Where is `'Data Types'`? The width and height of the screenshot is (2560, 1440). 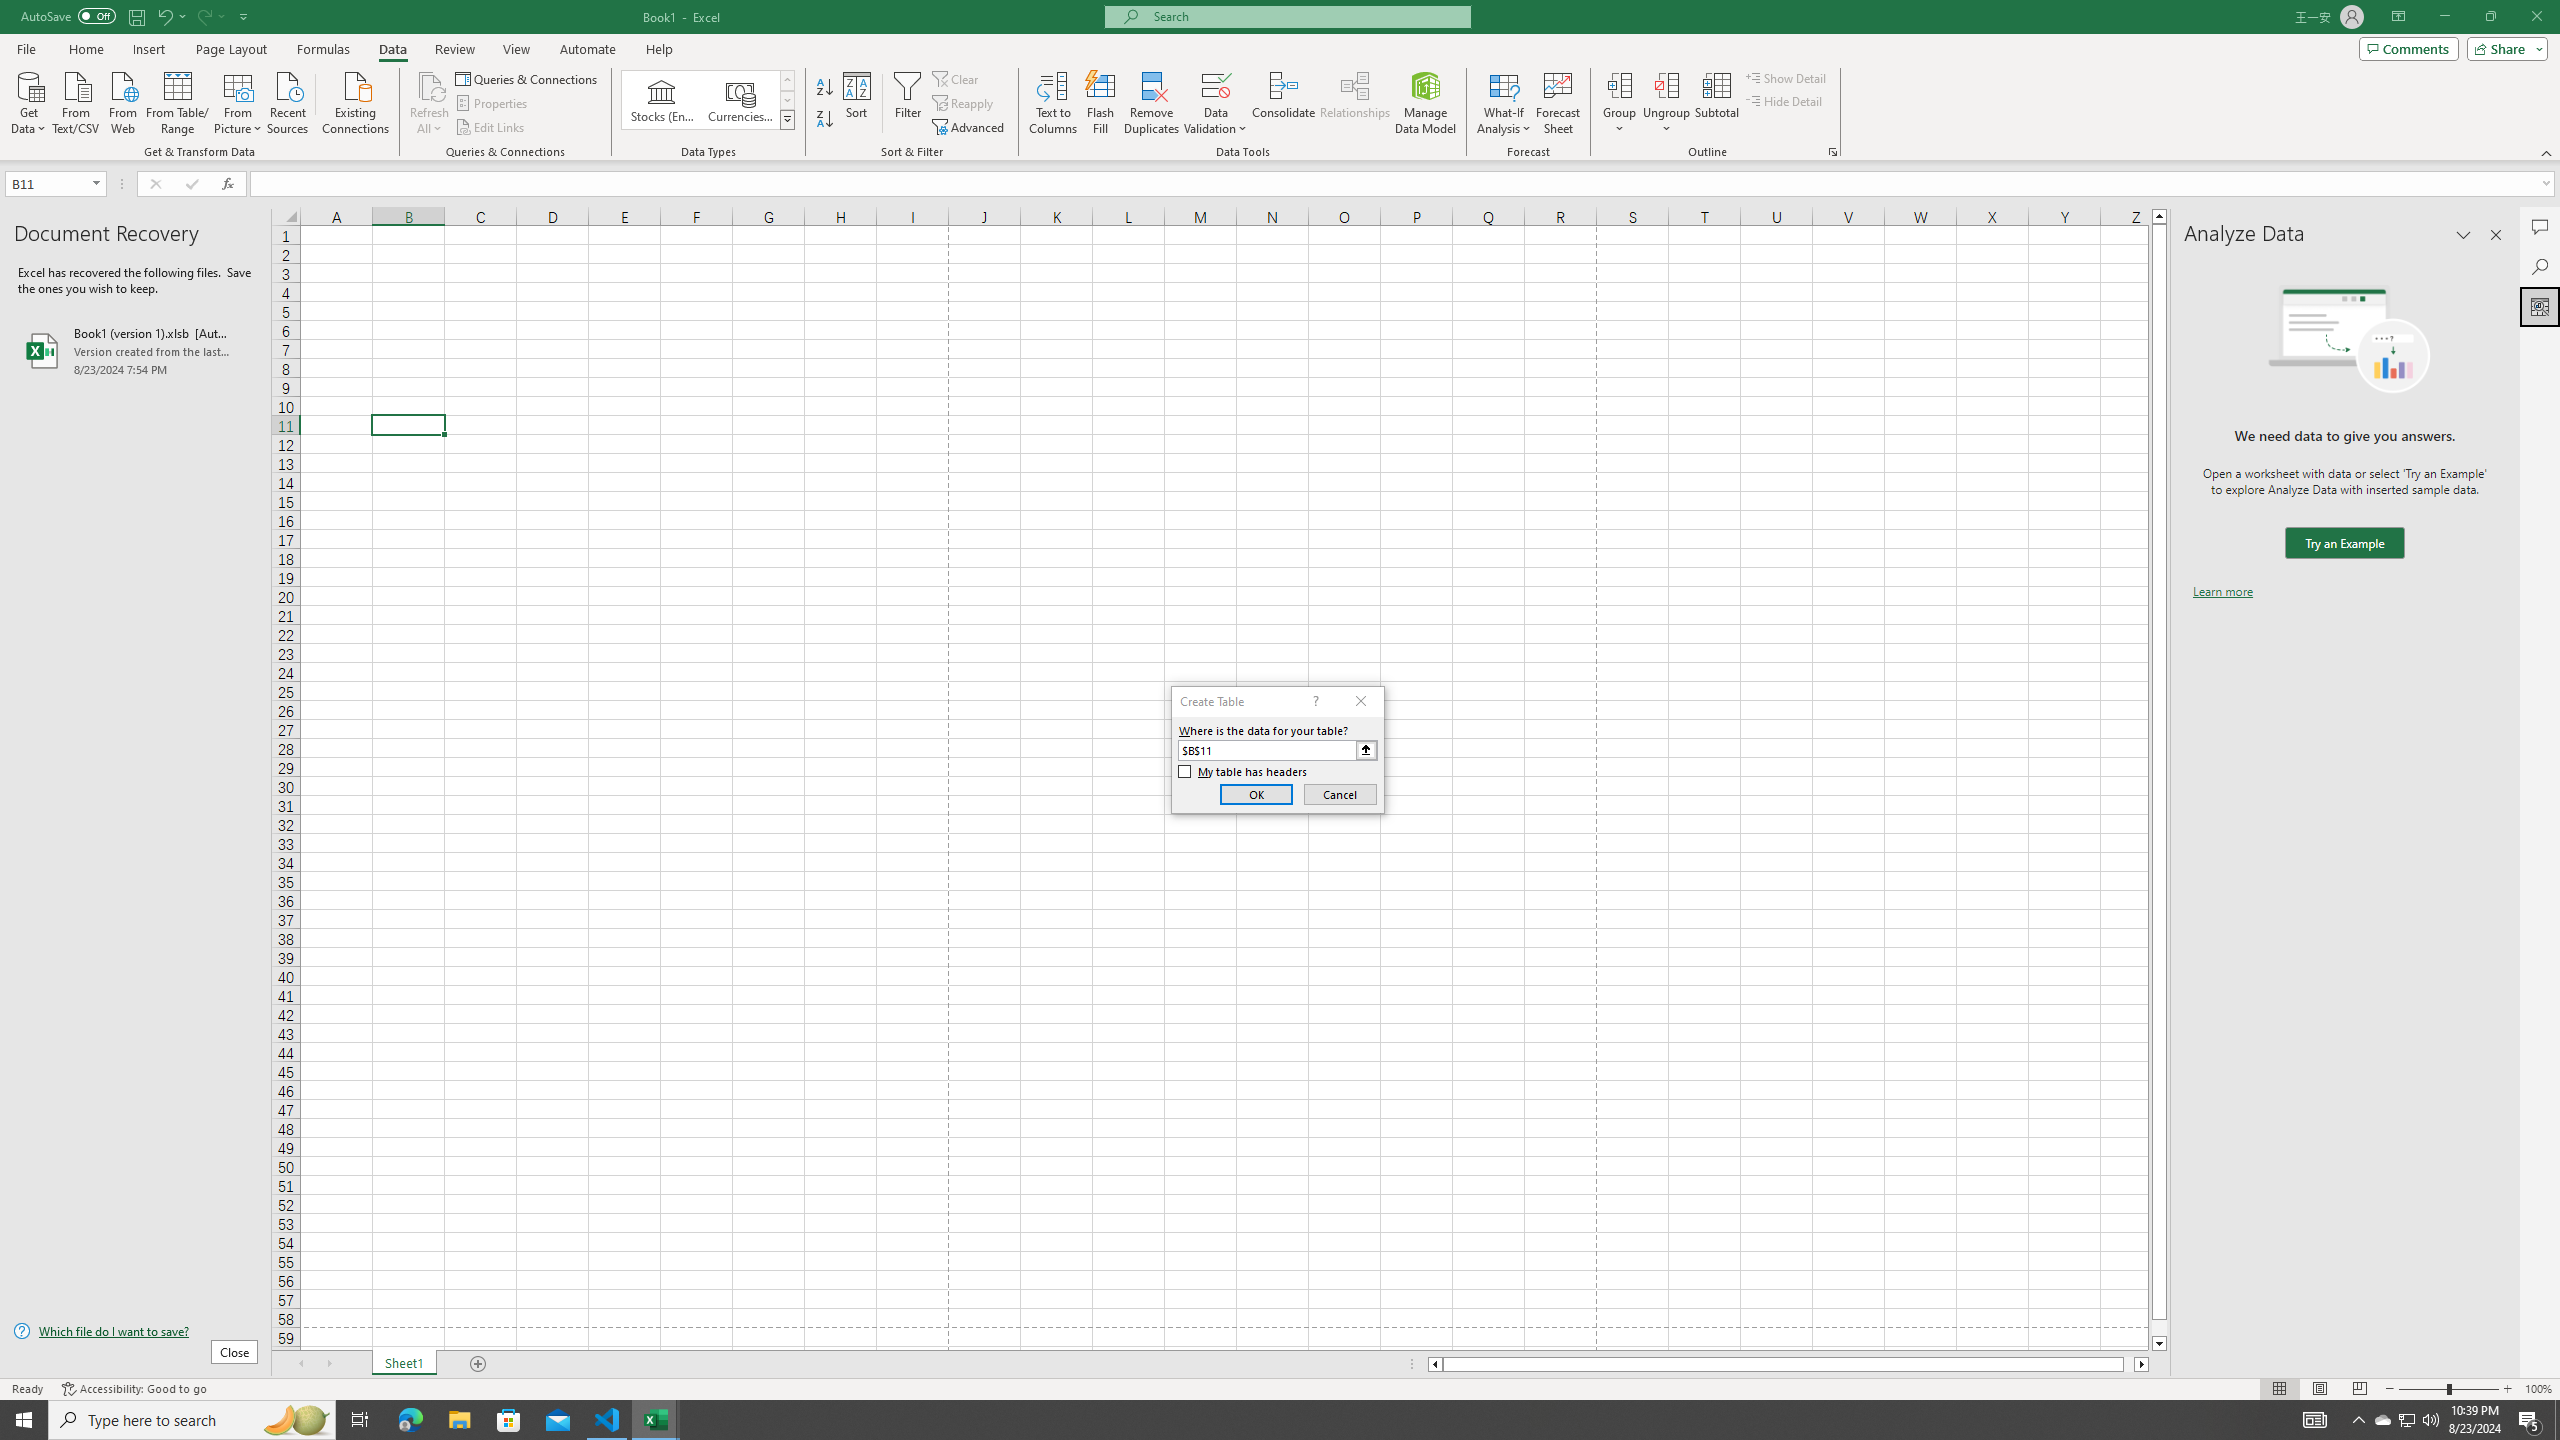
'Data Types' is located at coordinates (787, 118).